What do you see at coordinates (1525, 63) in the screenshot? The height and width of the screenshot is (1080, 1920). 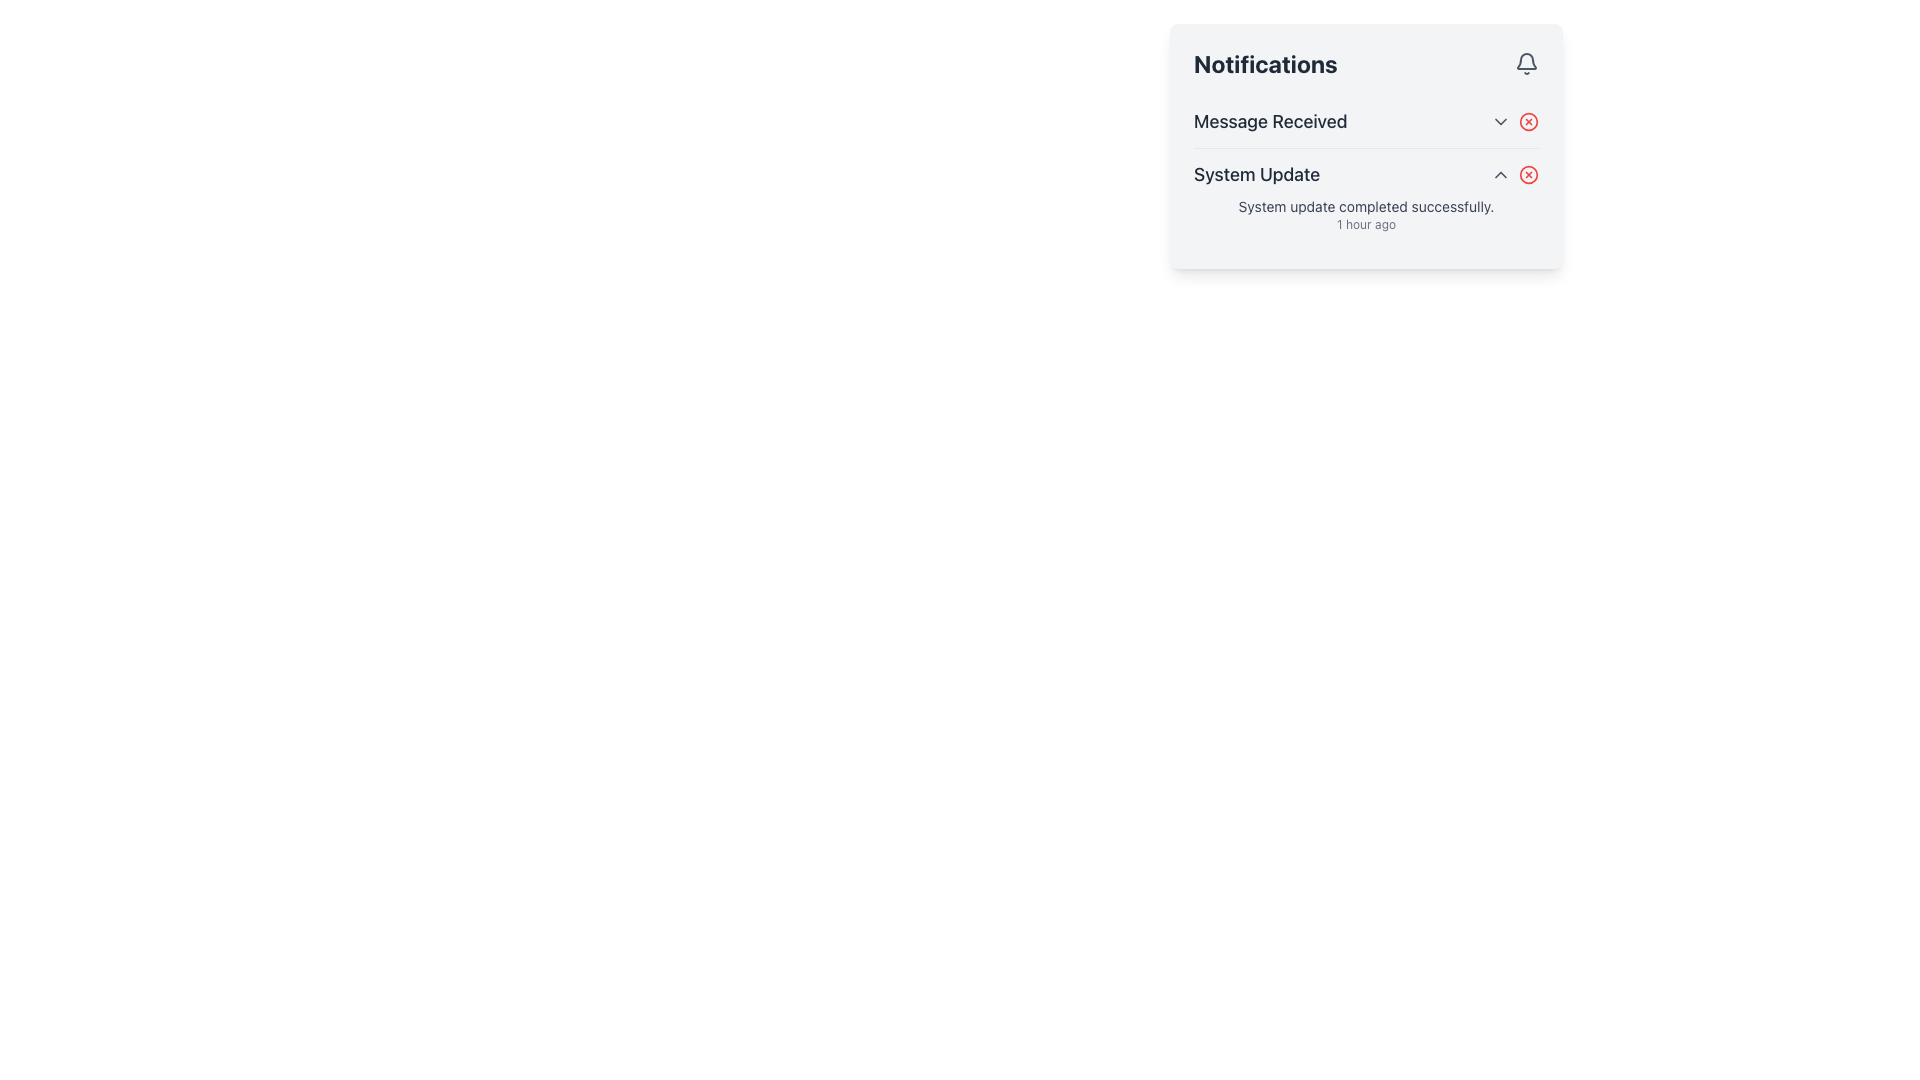 I see `the bell icon located at the top-right corner of the notification panel` at bounding box center [1525, 63].